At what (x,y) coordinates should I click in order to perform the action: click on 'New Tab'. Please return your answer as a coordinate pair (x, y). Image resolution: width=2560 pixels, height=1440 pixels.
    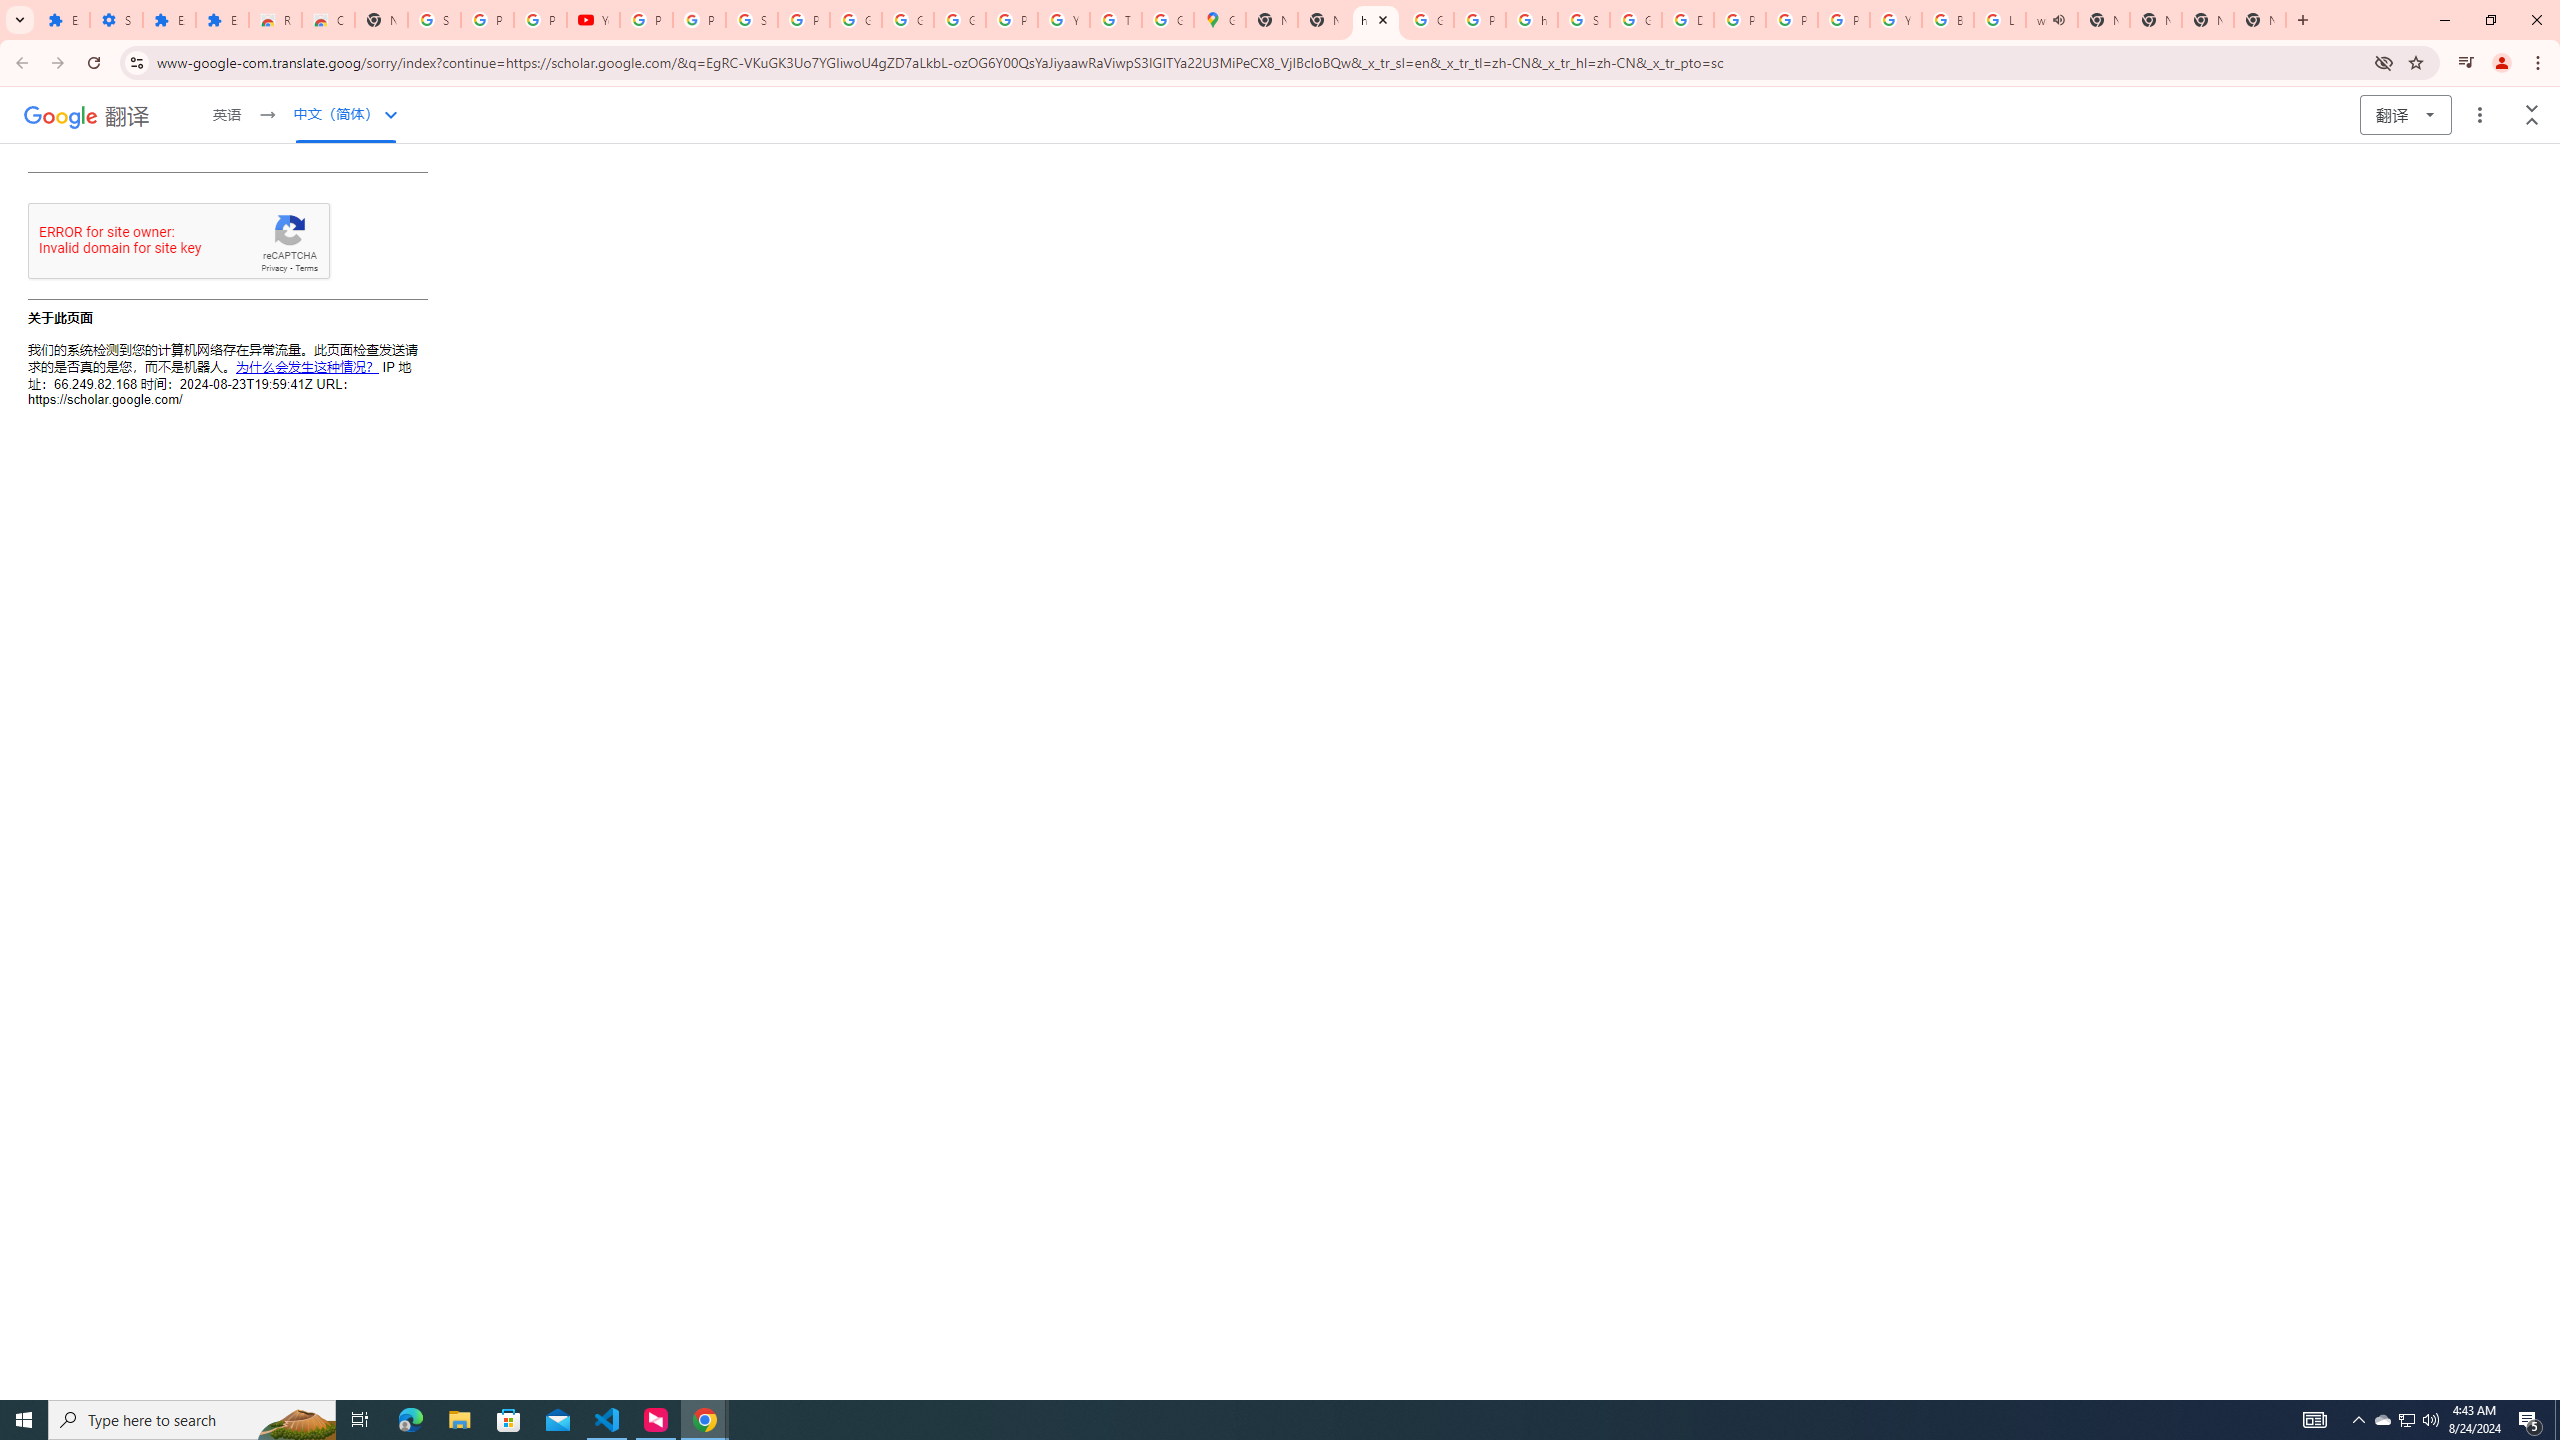
    Looking at the image, I should click on (2258, 19).